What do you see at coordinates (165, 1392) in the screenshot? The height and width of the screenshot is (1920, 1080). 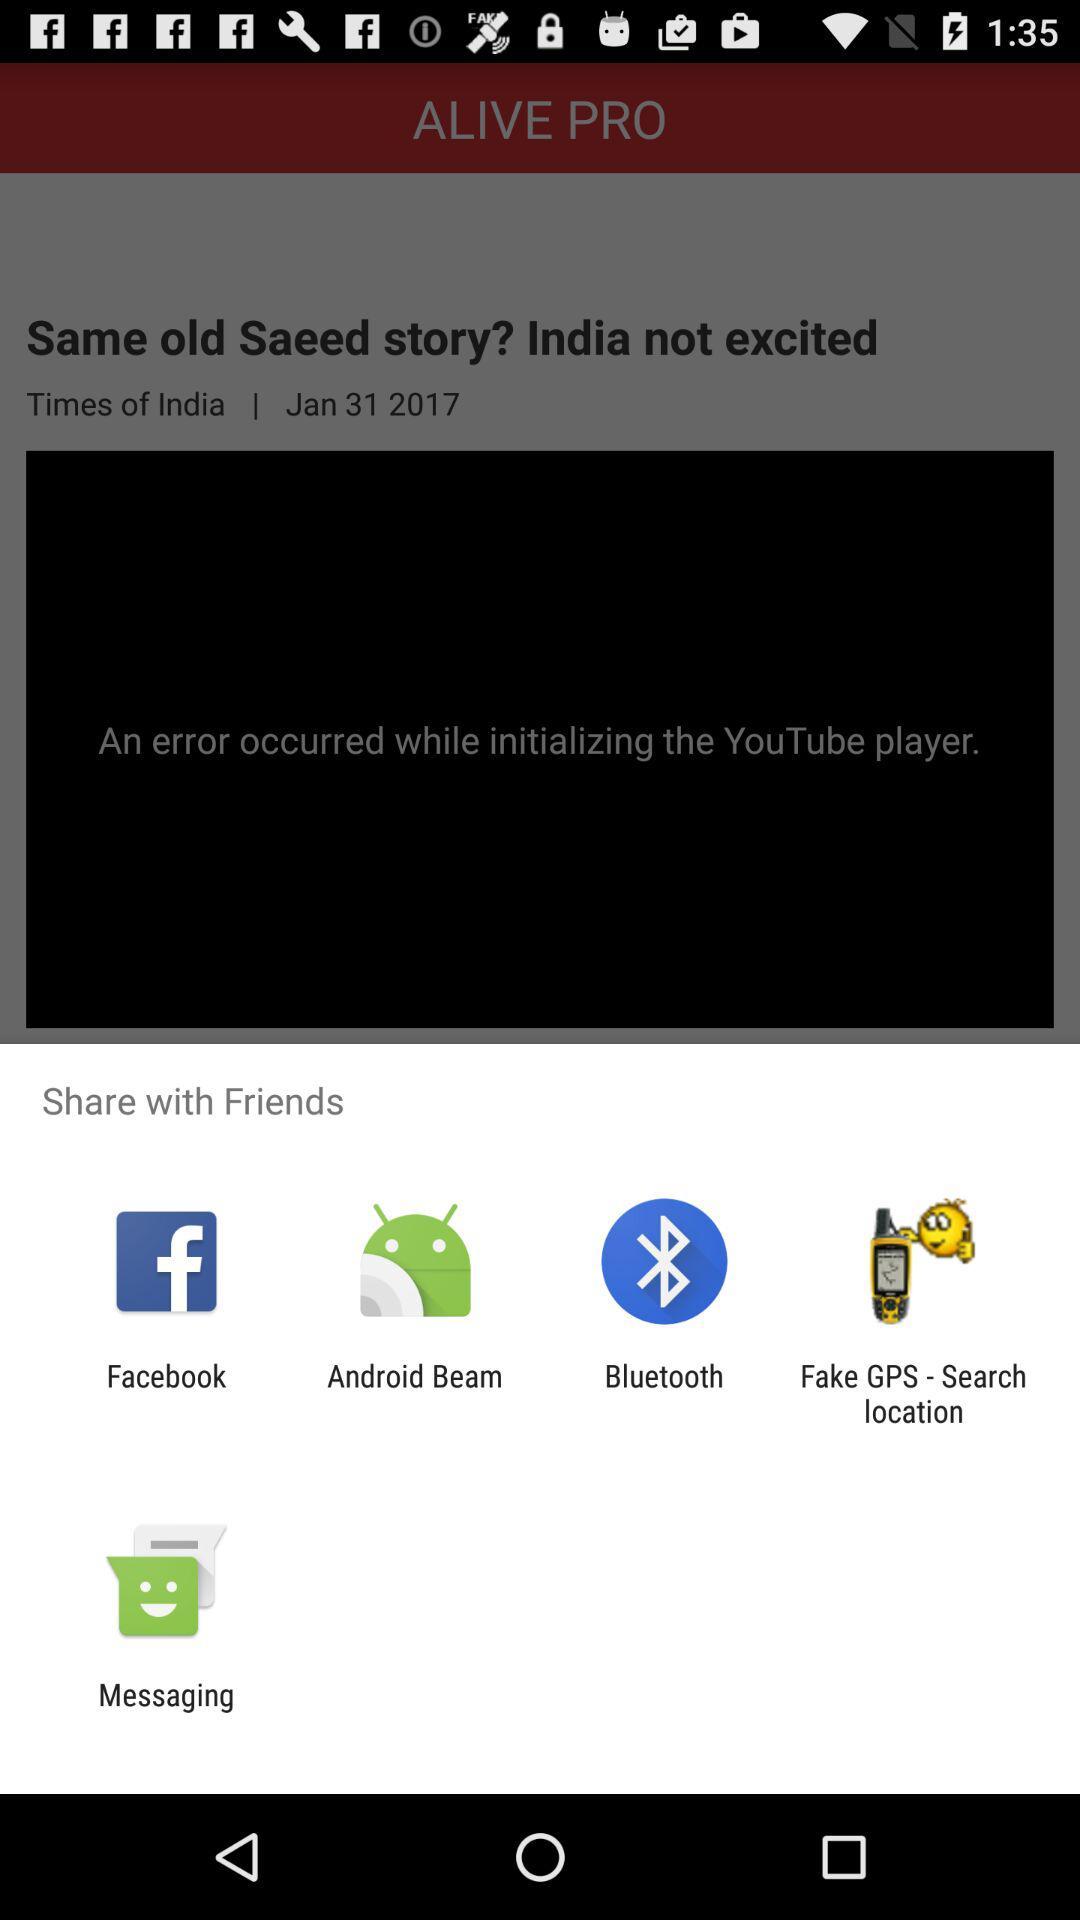 I see `item next to the android beam` at bounding box center [165, 1392].